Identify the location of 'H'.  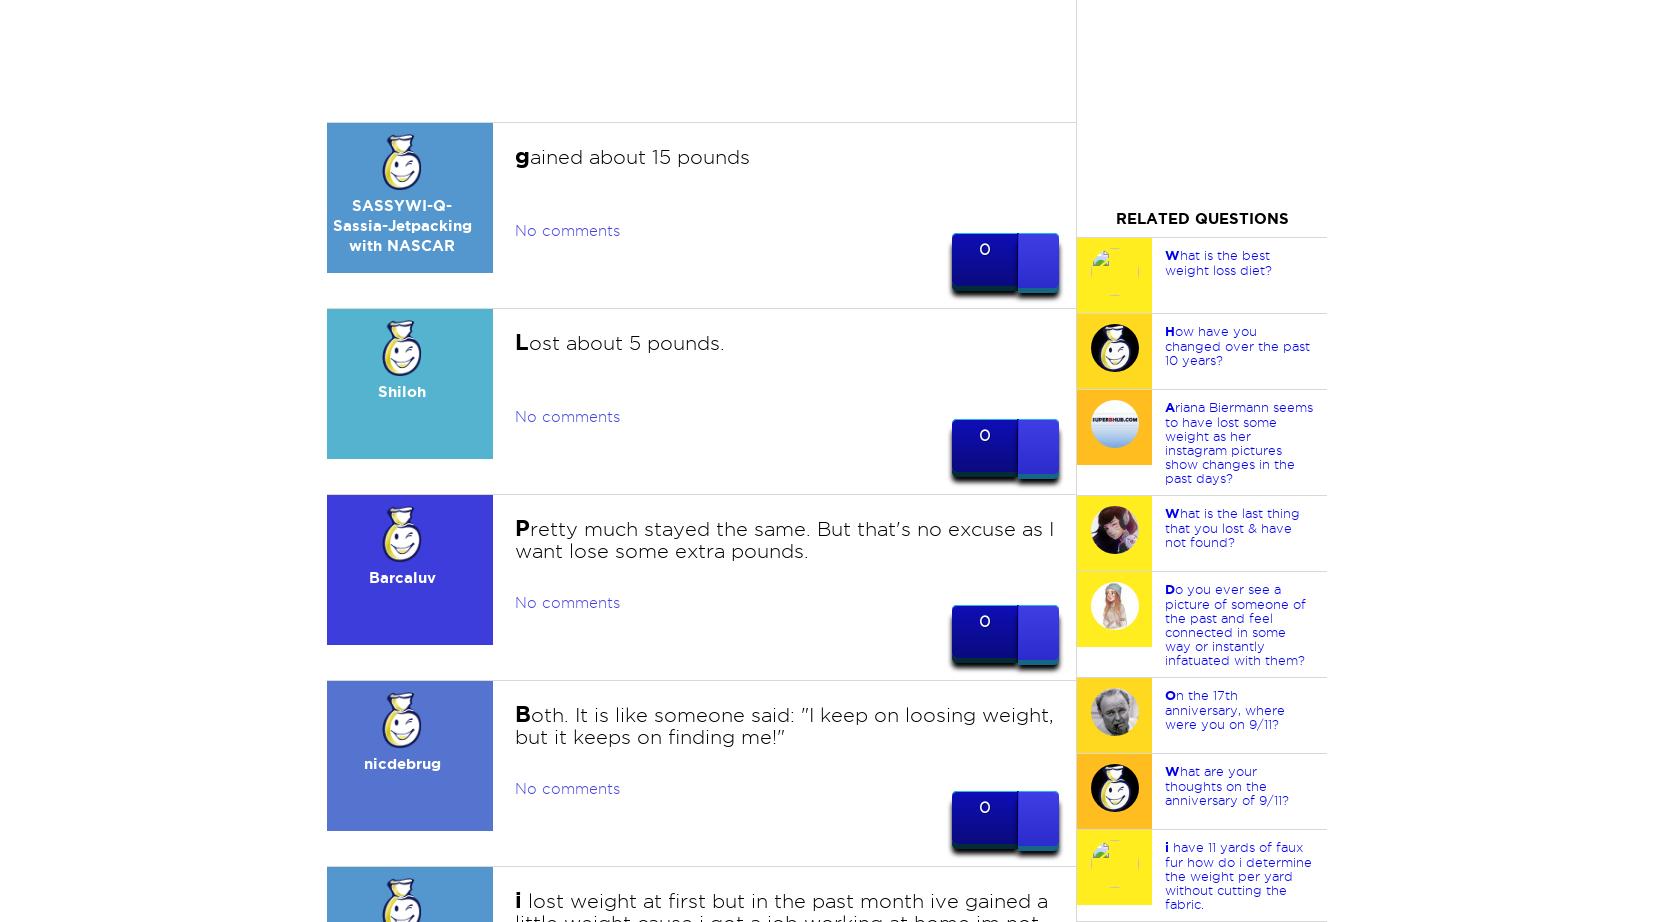
(1168, 330).